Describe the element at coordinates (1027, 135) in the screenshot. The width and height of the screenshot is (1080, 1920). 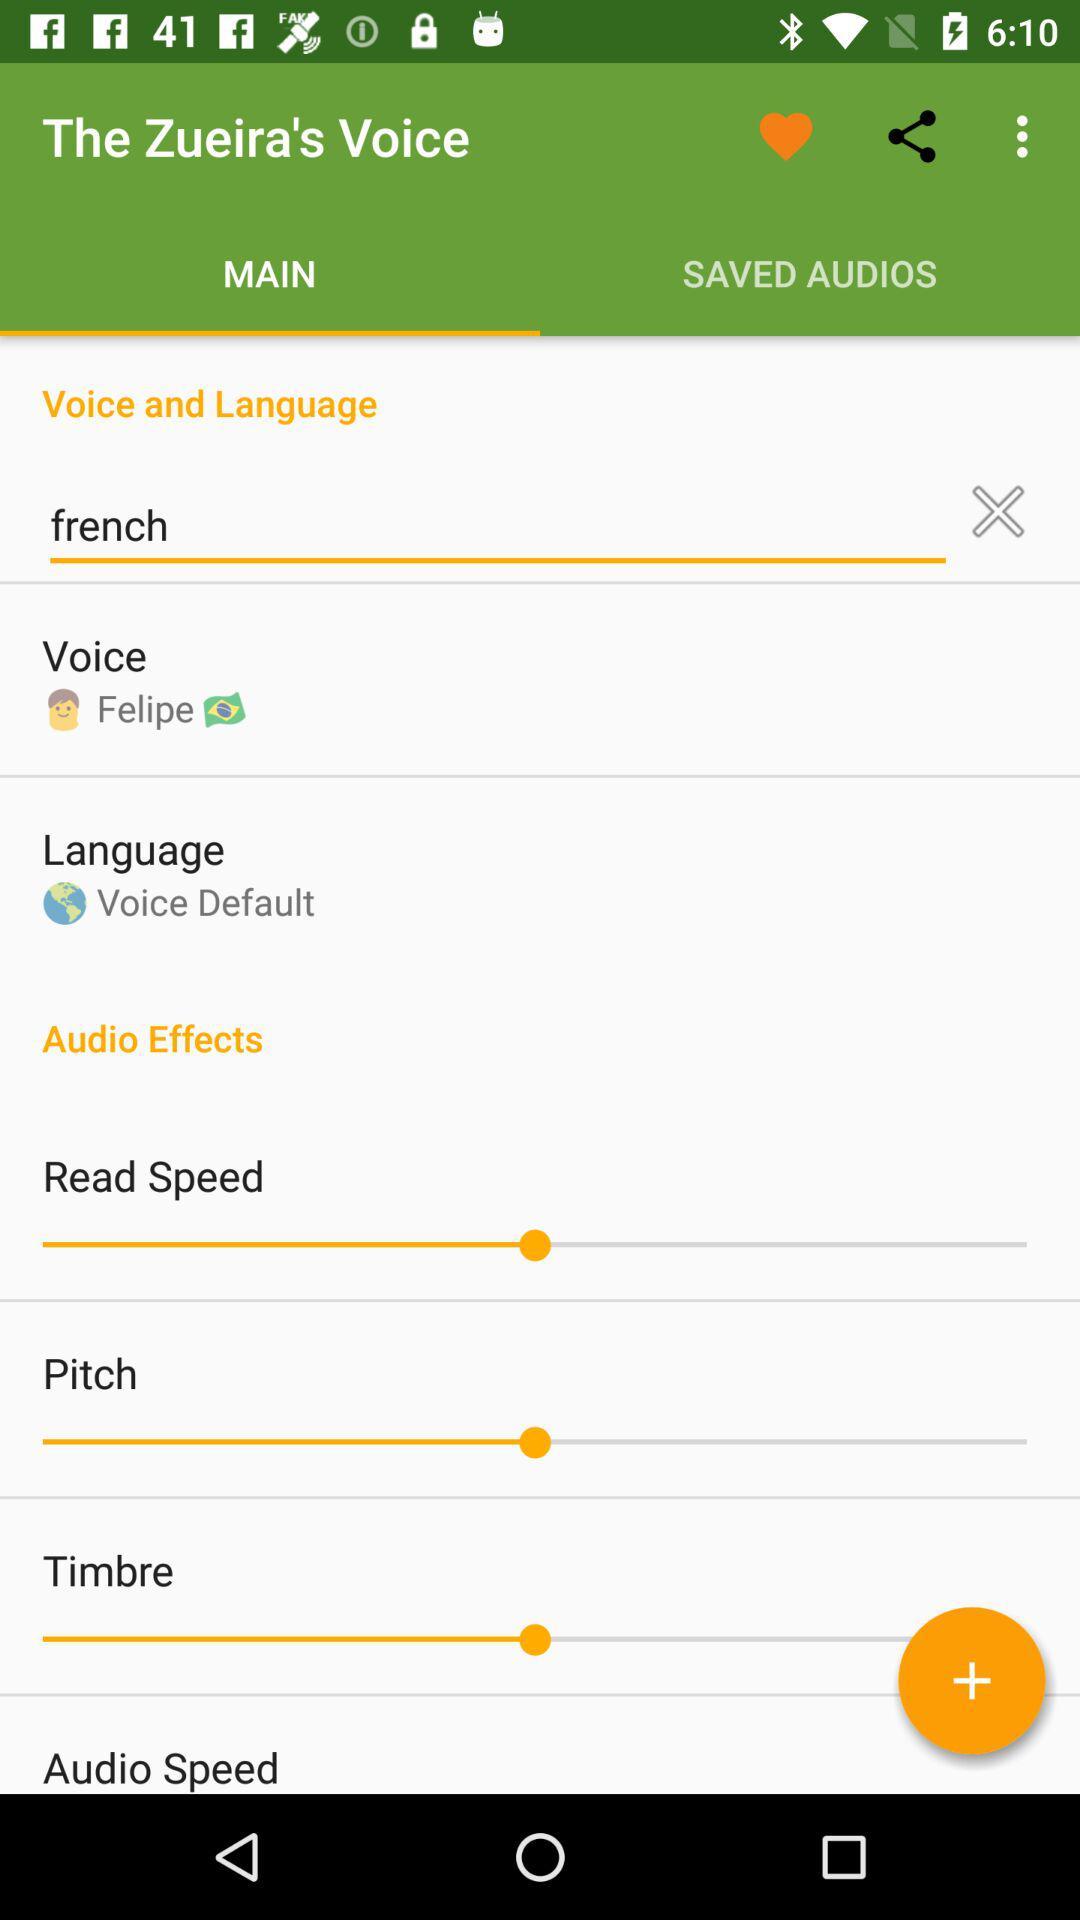
I see `the item above the voice and language item` at that location.